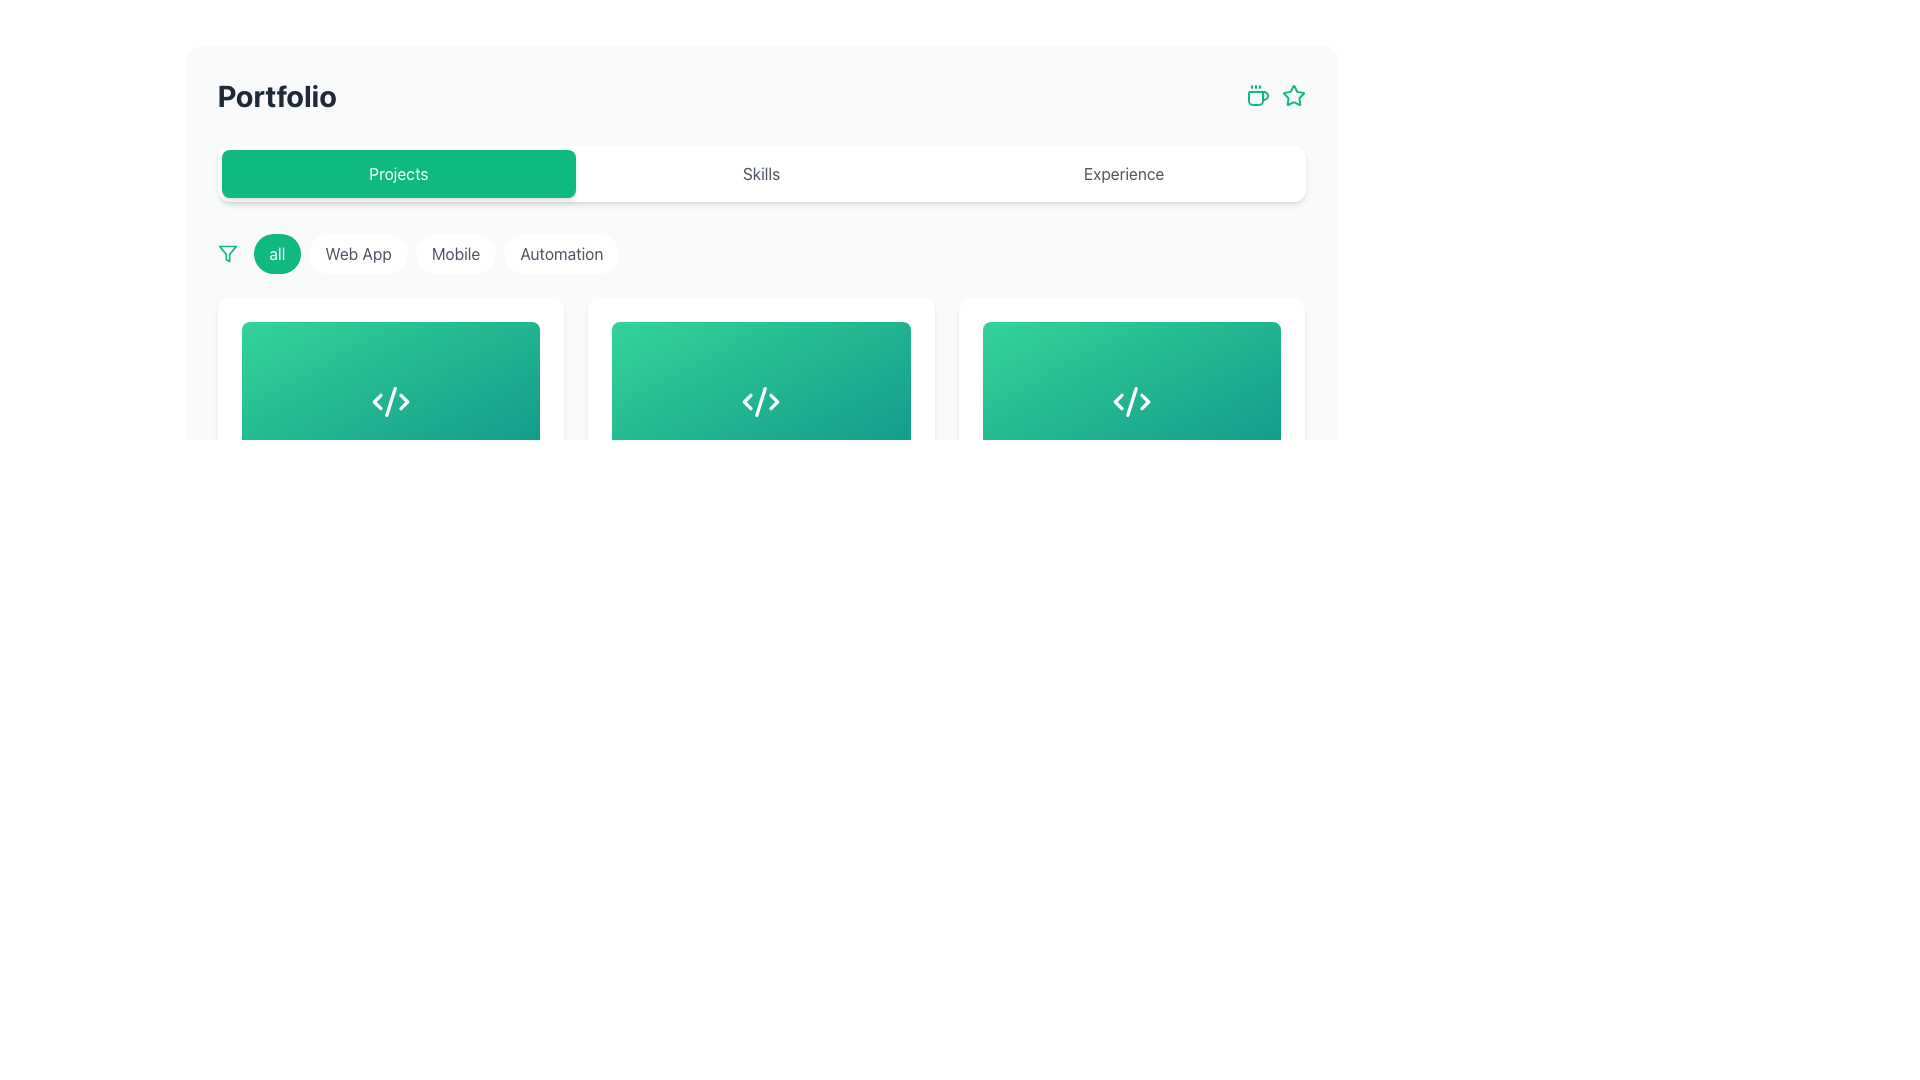  Describe the element at coordinates (760, 172) in the screenshot. I see `the centered 'Skills' tab in the navigation bar to trigger its visual change` at that location.